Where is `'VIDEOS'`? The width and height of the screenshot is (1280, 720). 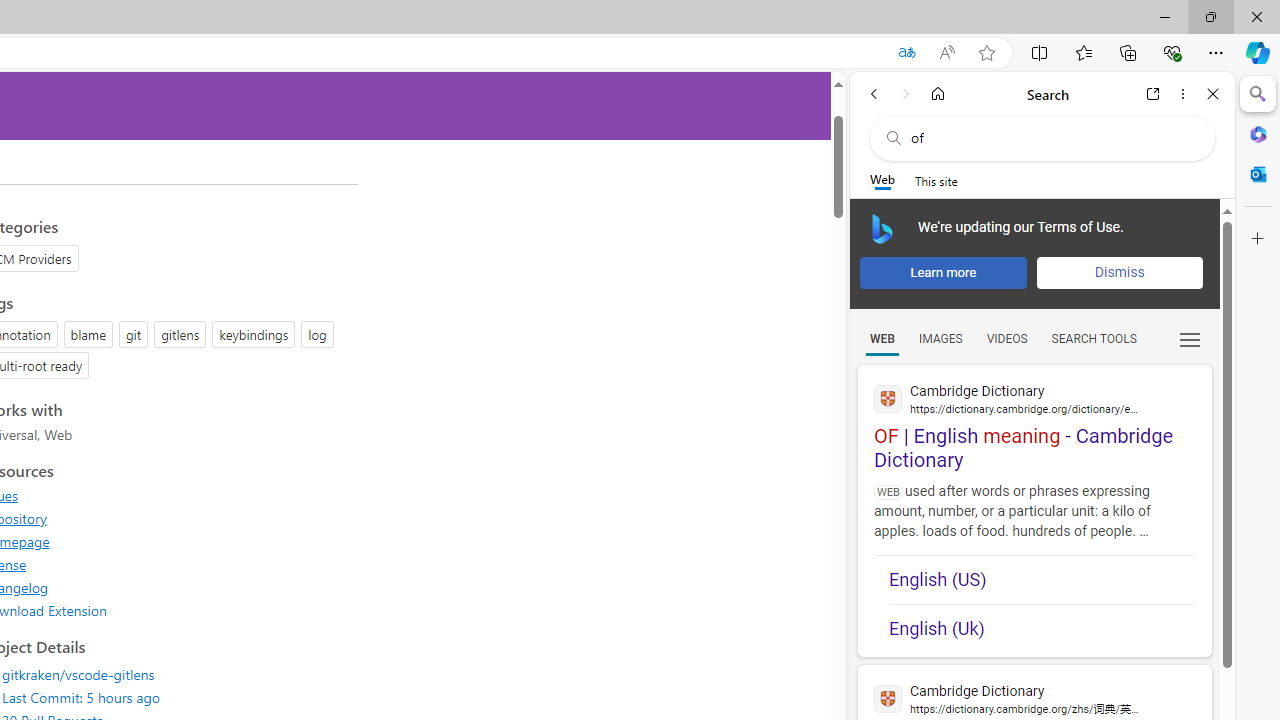 'VIDEOS' is located at coordinates (1006, 338).